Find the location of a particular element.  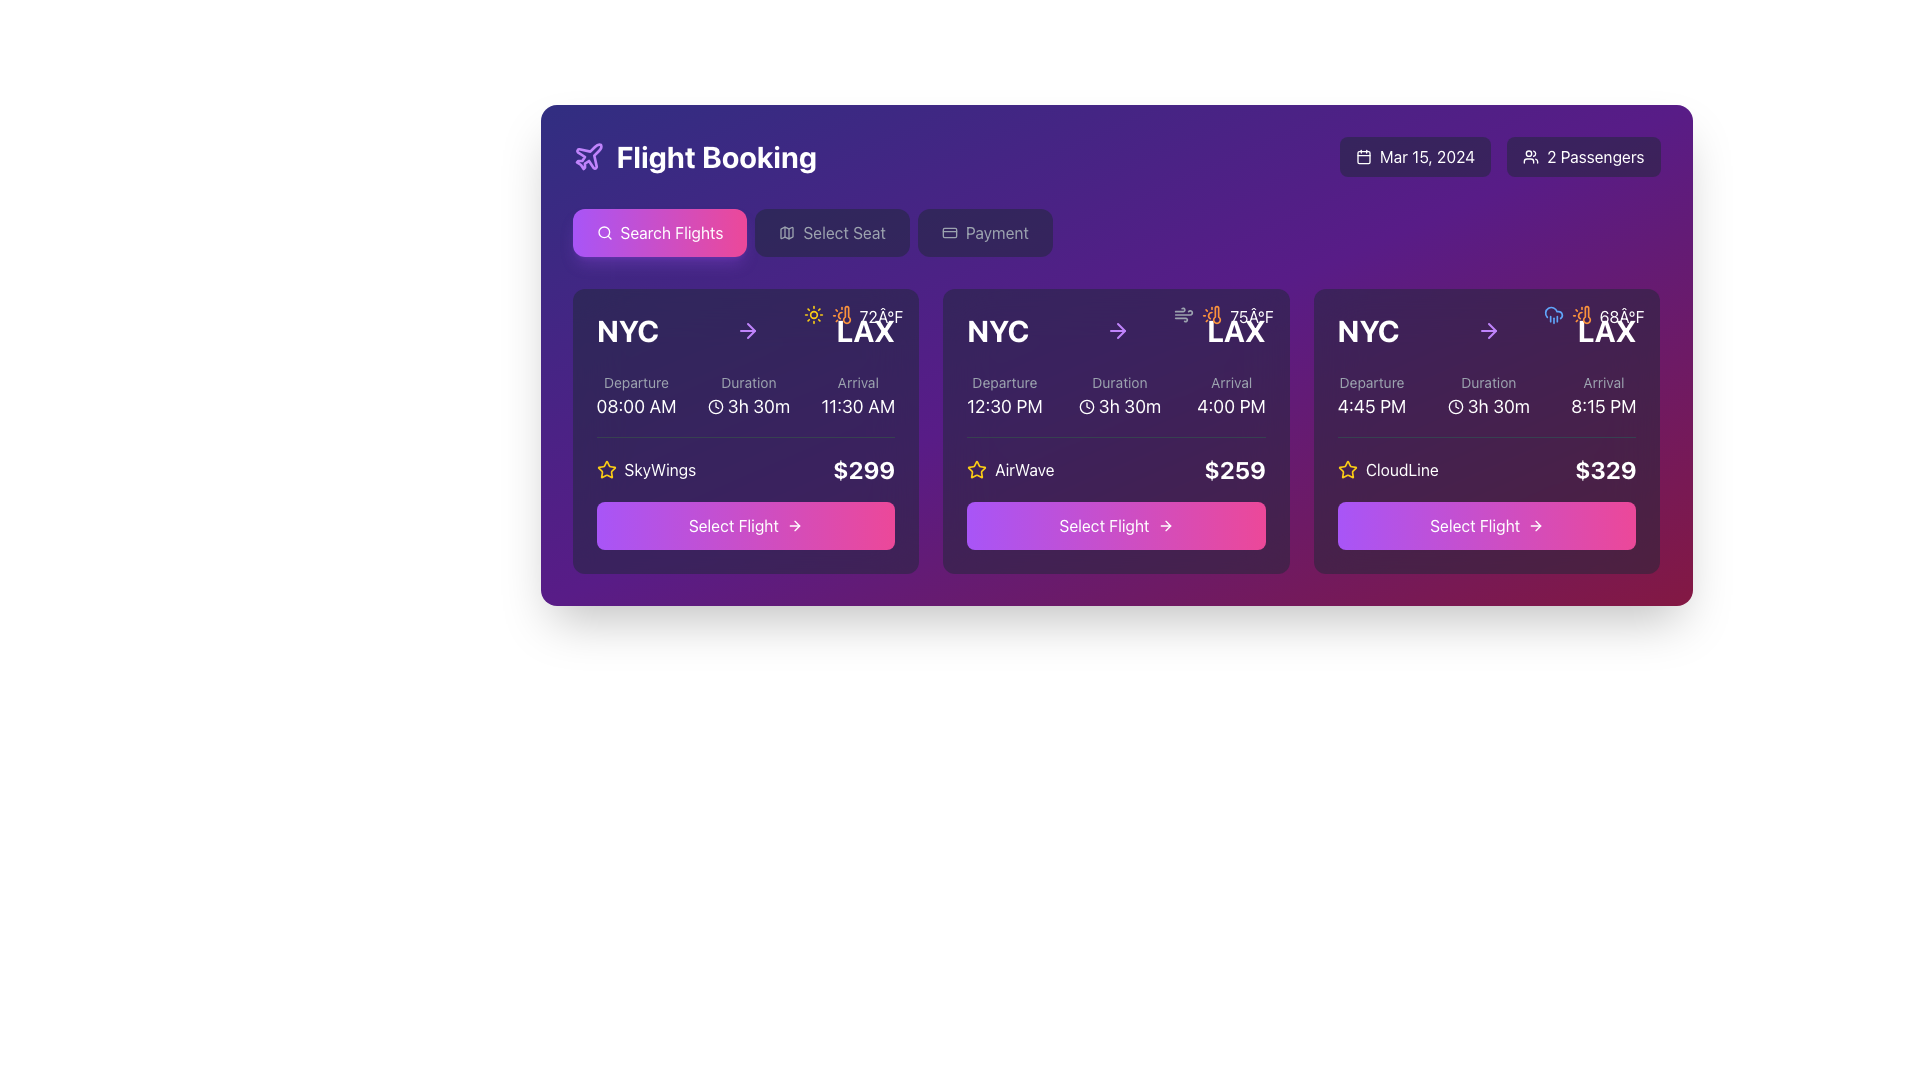

the text displaying '4:00 PM' in large white font on a purple background, which is part of a flight booking card and positioned under the label 'Arrival' is located at coordinates (1230, 406).